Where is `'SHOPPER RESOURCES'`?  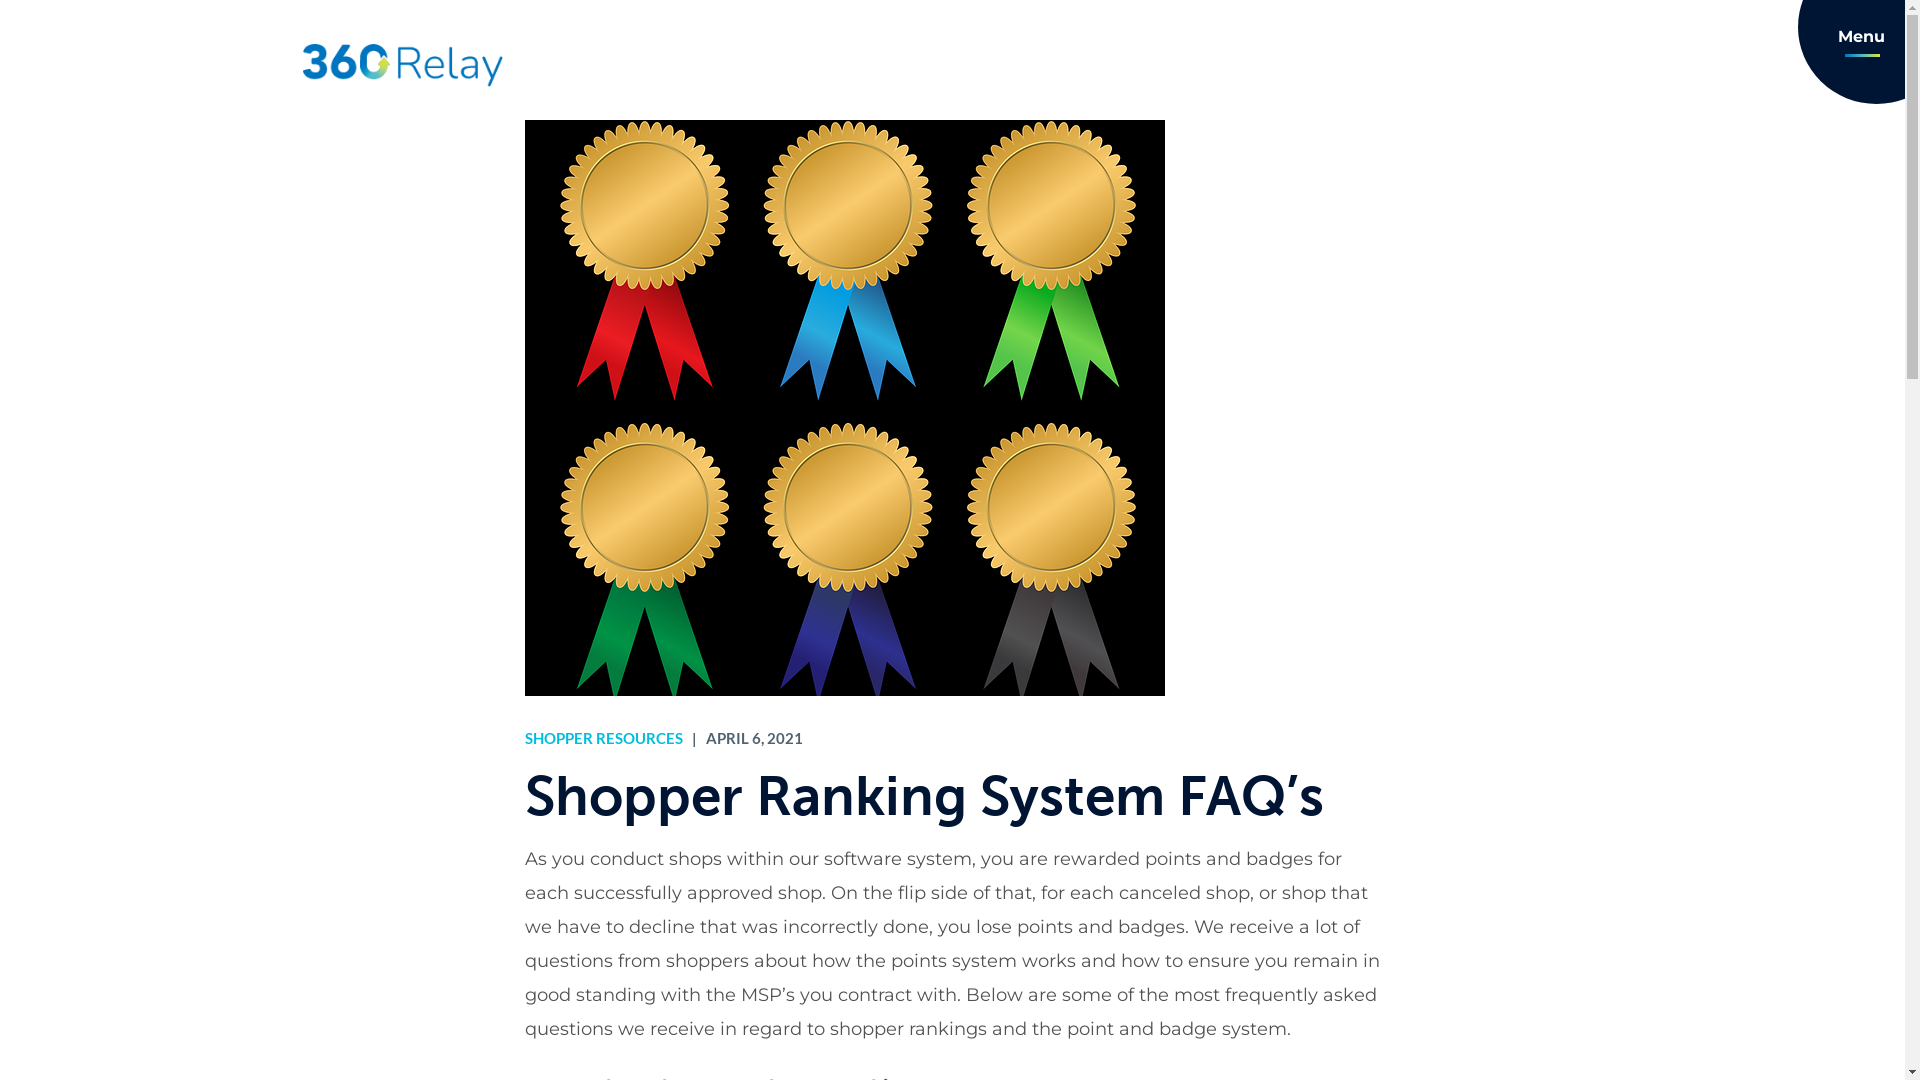
'SHOPPER RESOURCES' is located at coordinates (602, 737).